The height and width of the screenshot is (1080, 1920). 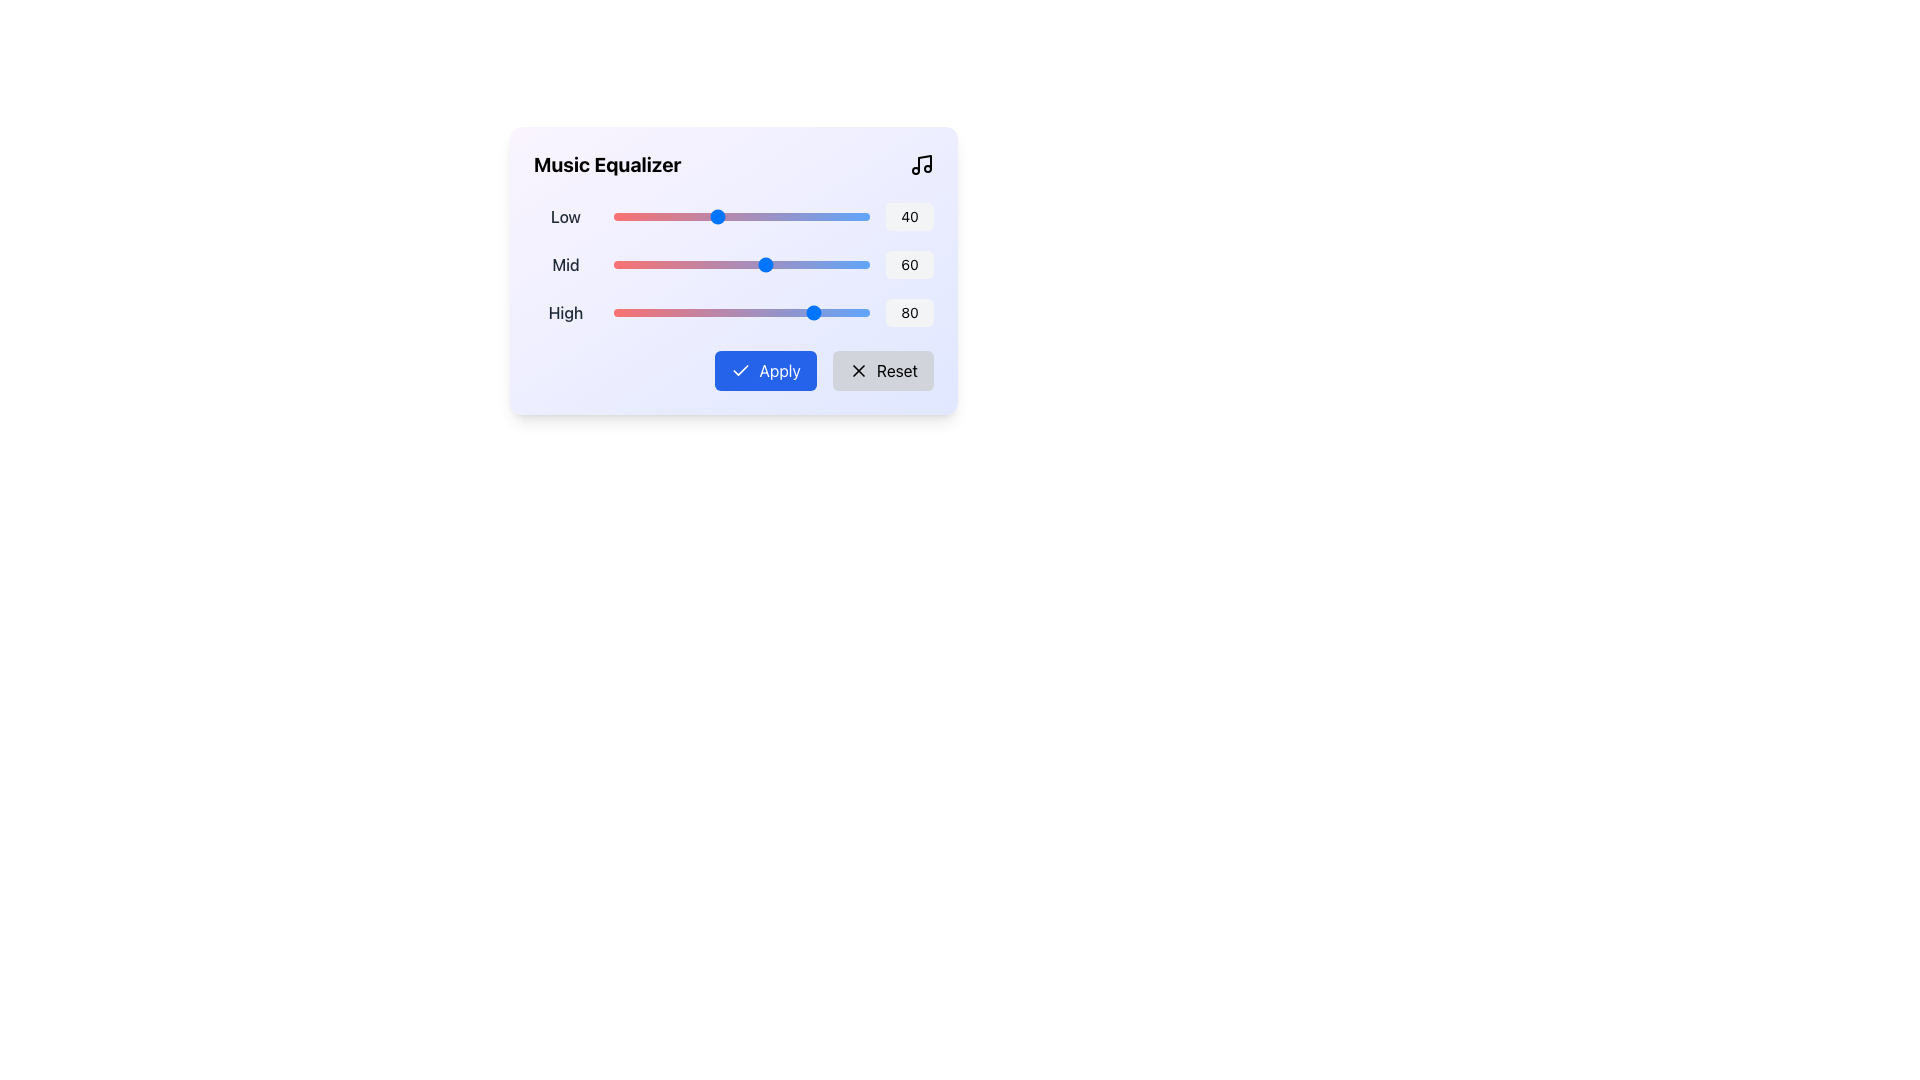 What do you see at coordinates (909, 312) in the screenshot?
I see `the numerical display label that shows the value 80, located at the far right end of the 'High' slider bar` at bounding box center [909, 312].